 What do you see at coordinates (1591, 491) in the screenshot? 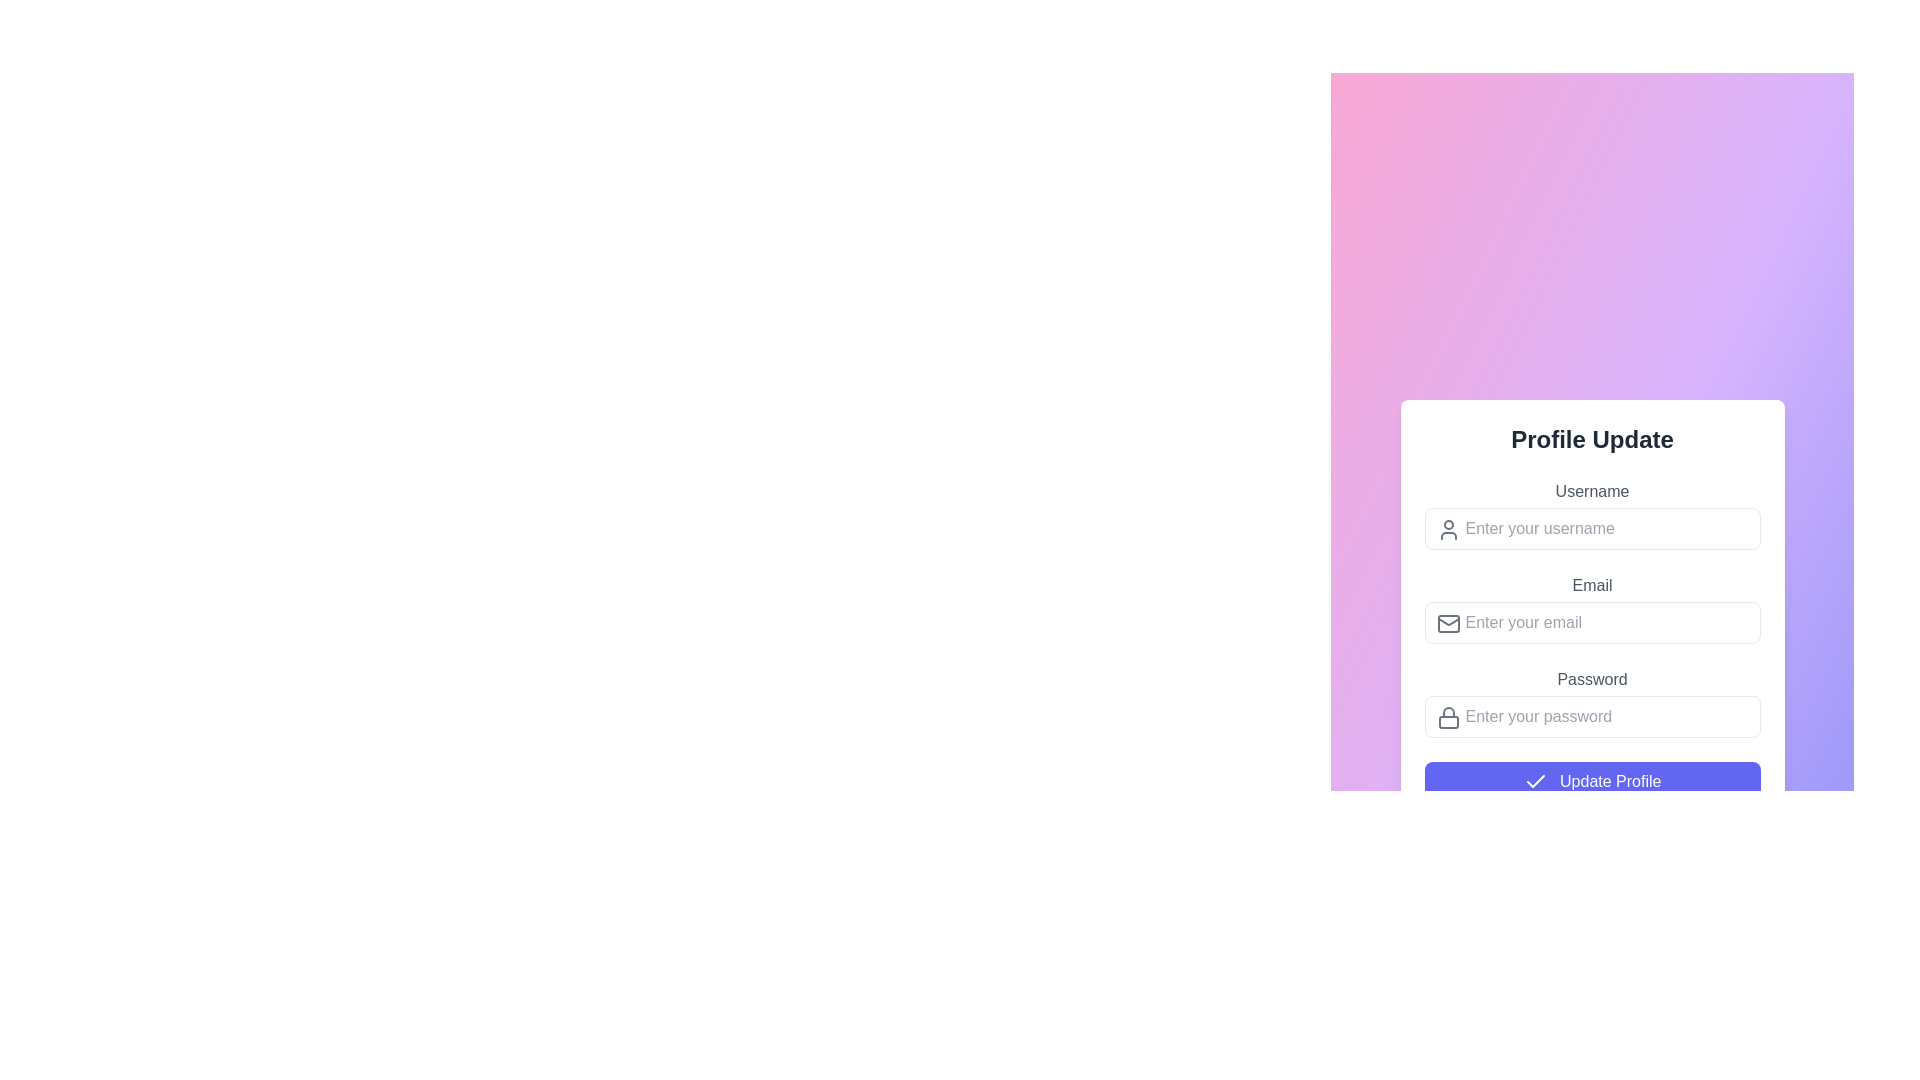
I see `label text 'Username' which is positioned above the username input field in the profile update form` at bounding box center [1591, 491].